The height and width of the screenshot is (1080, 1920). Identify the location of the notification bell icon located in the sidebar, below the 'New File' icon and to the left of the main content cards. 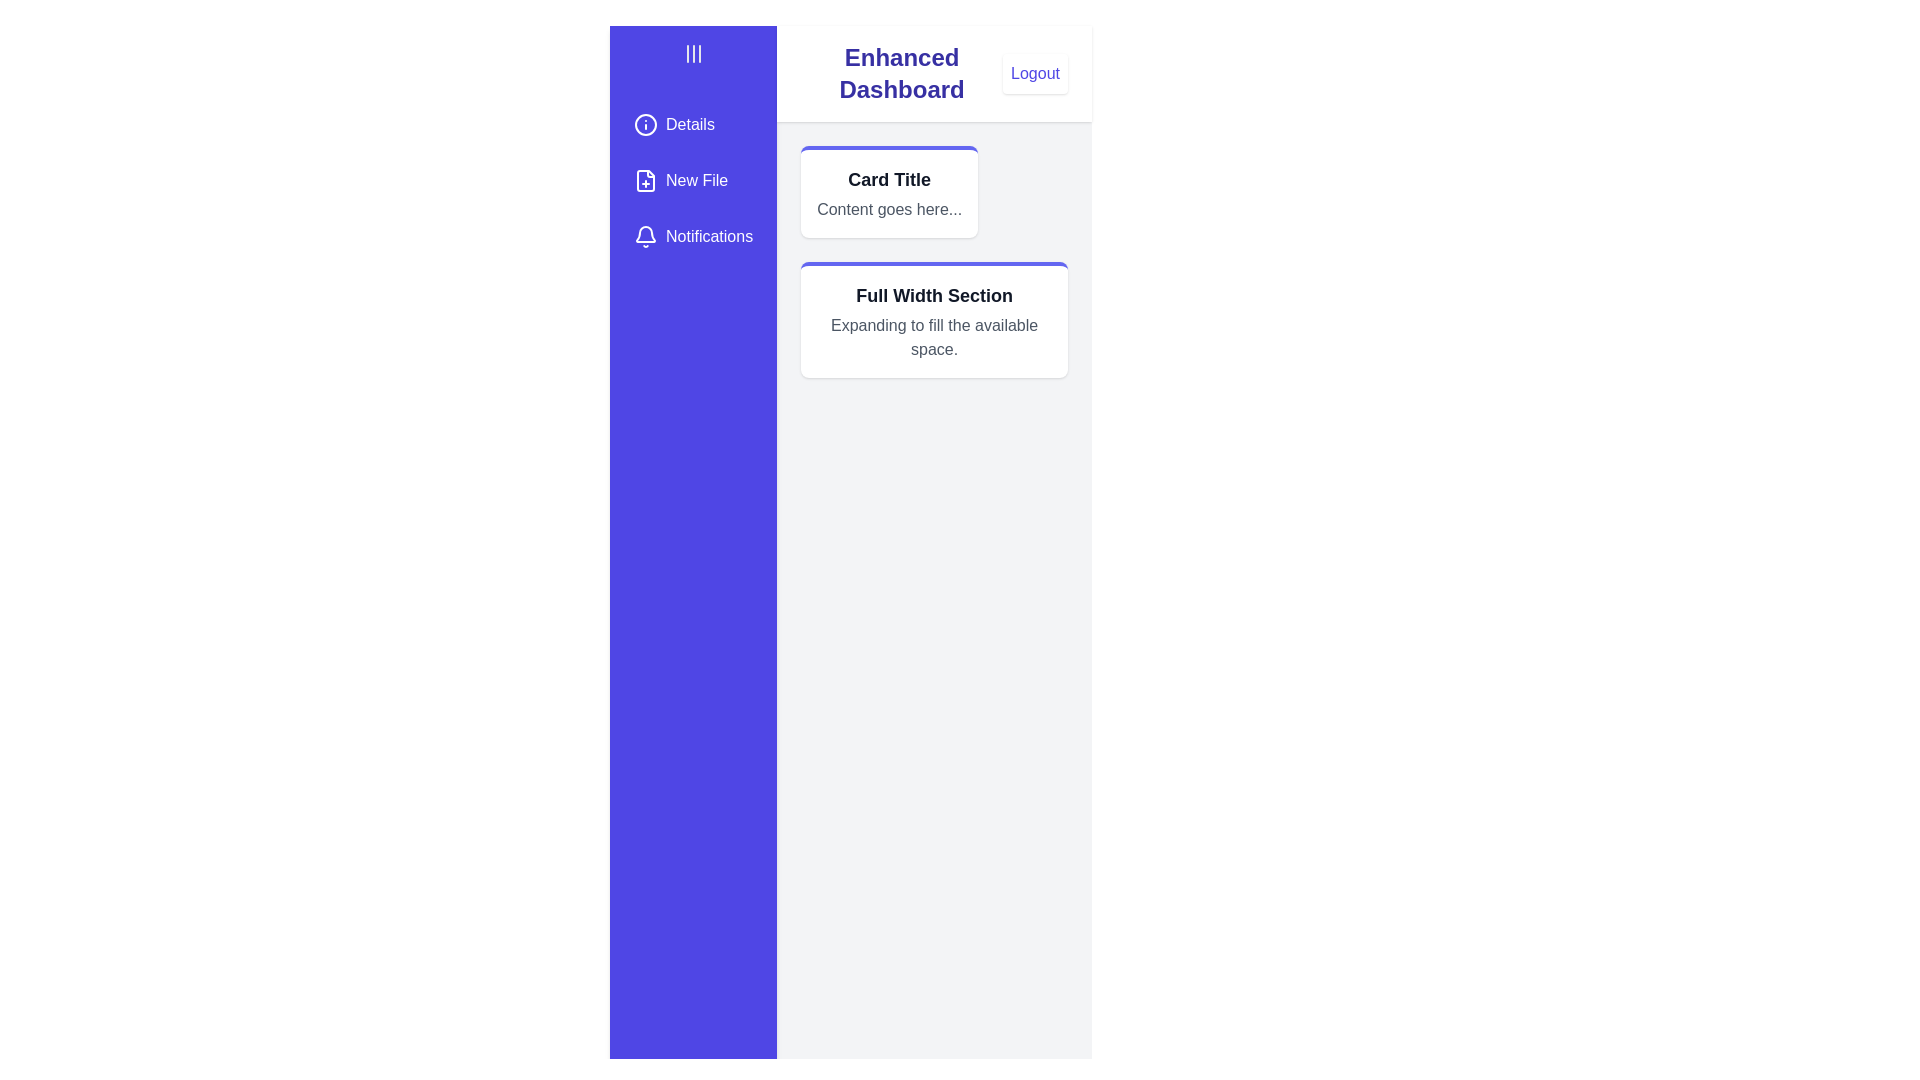
(646, 233).